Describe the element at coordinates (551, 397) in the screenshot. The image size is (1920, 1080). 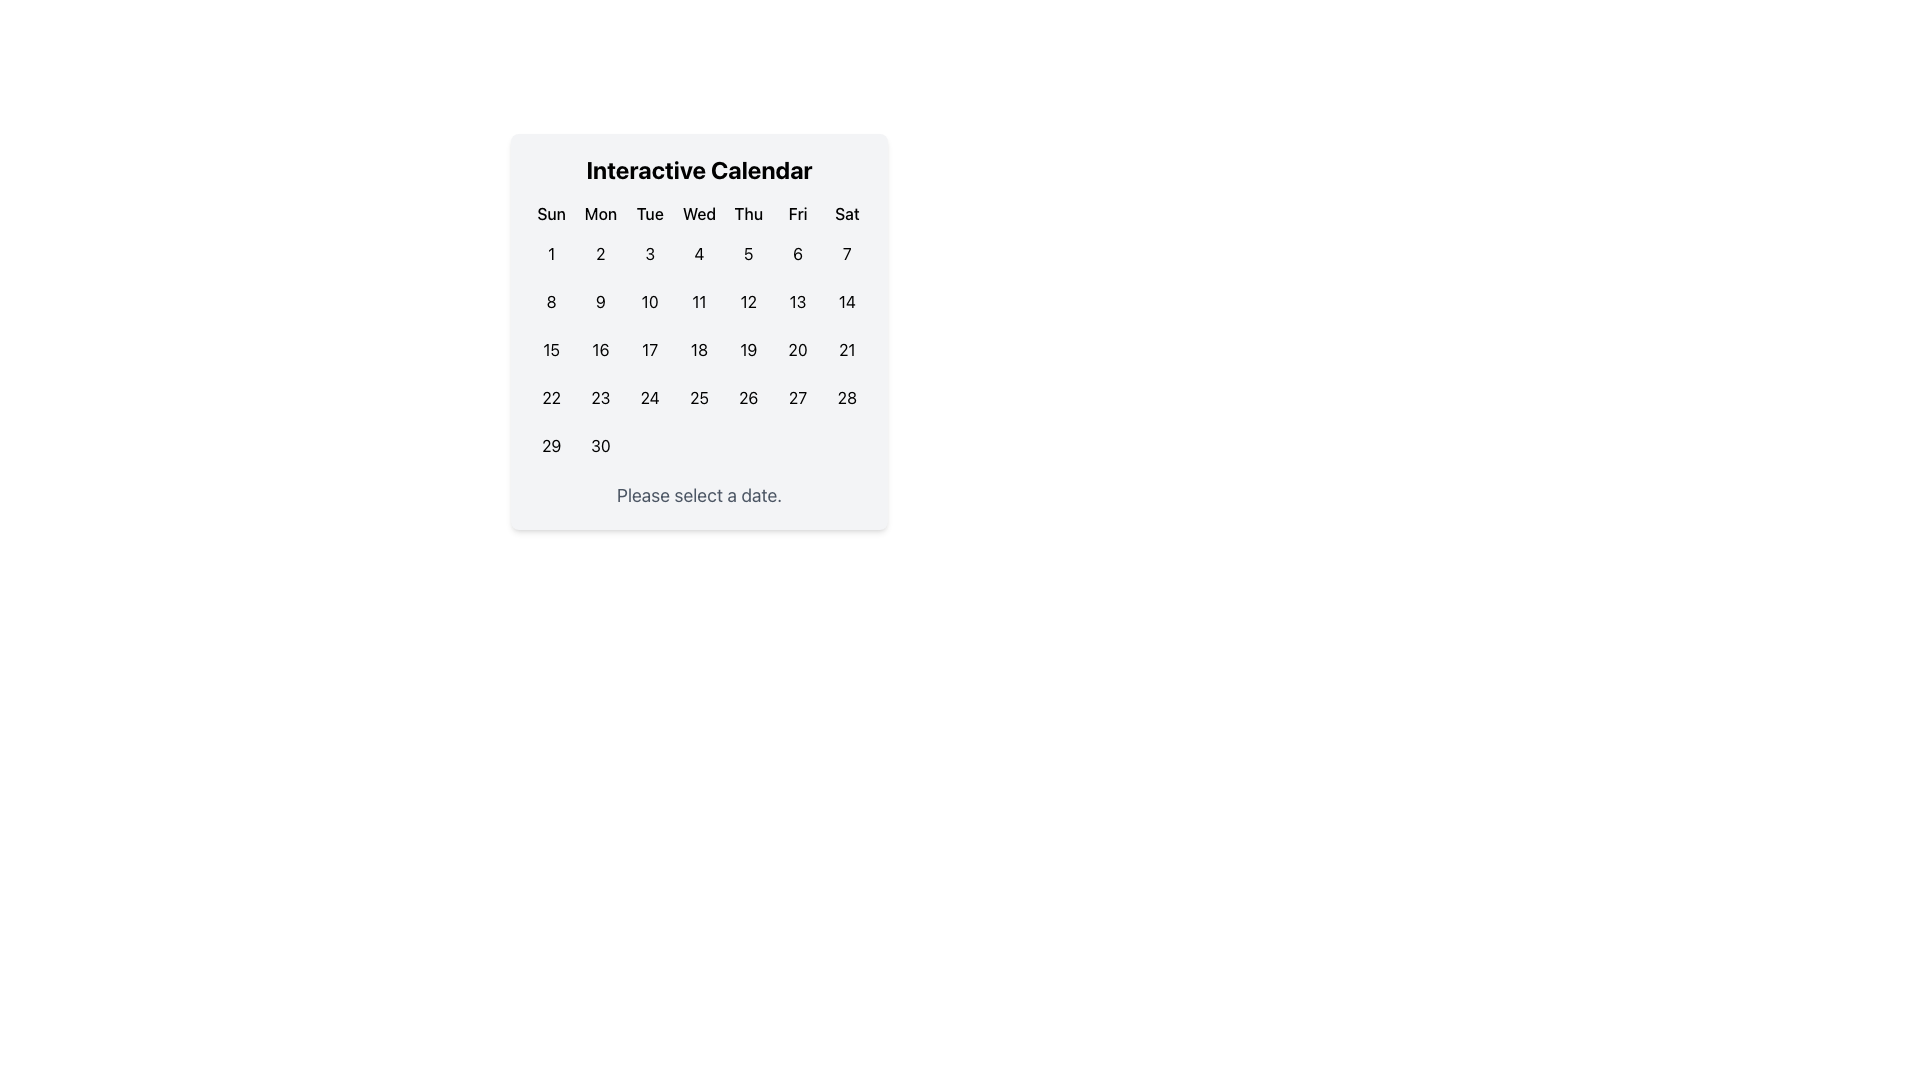
I see `the calendar date cell representing the date '22' located in the first column of the fourth row below the 'Sun' header` at that location.